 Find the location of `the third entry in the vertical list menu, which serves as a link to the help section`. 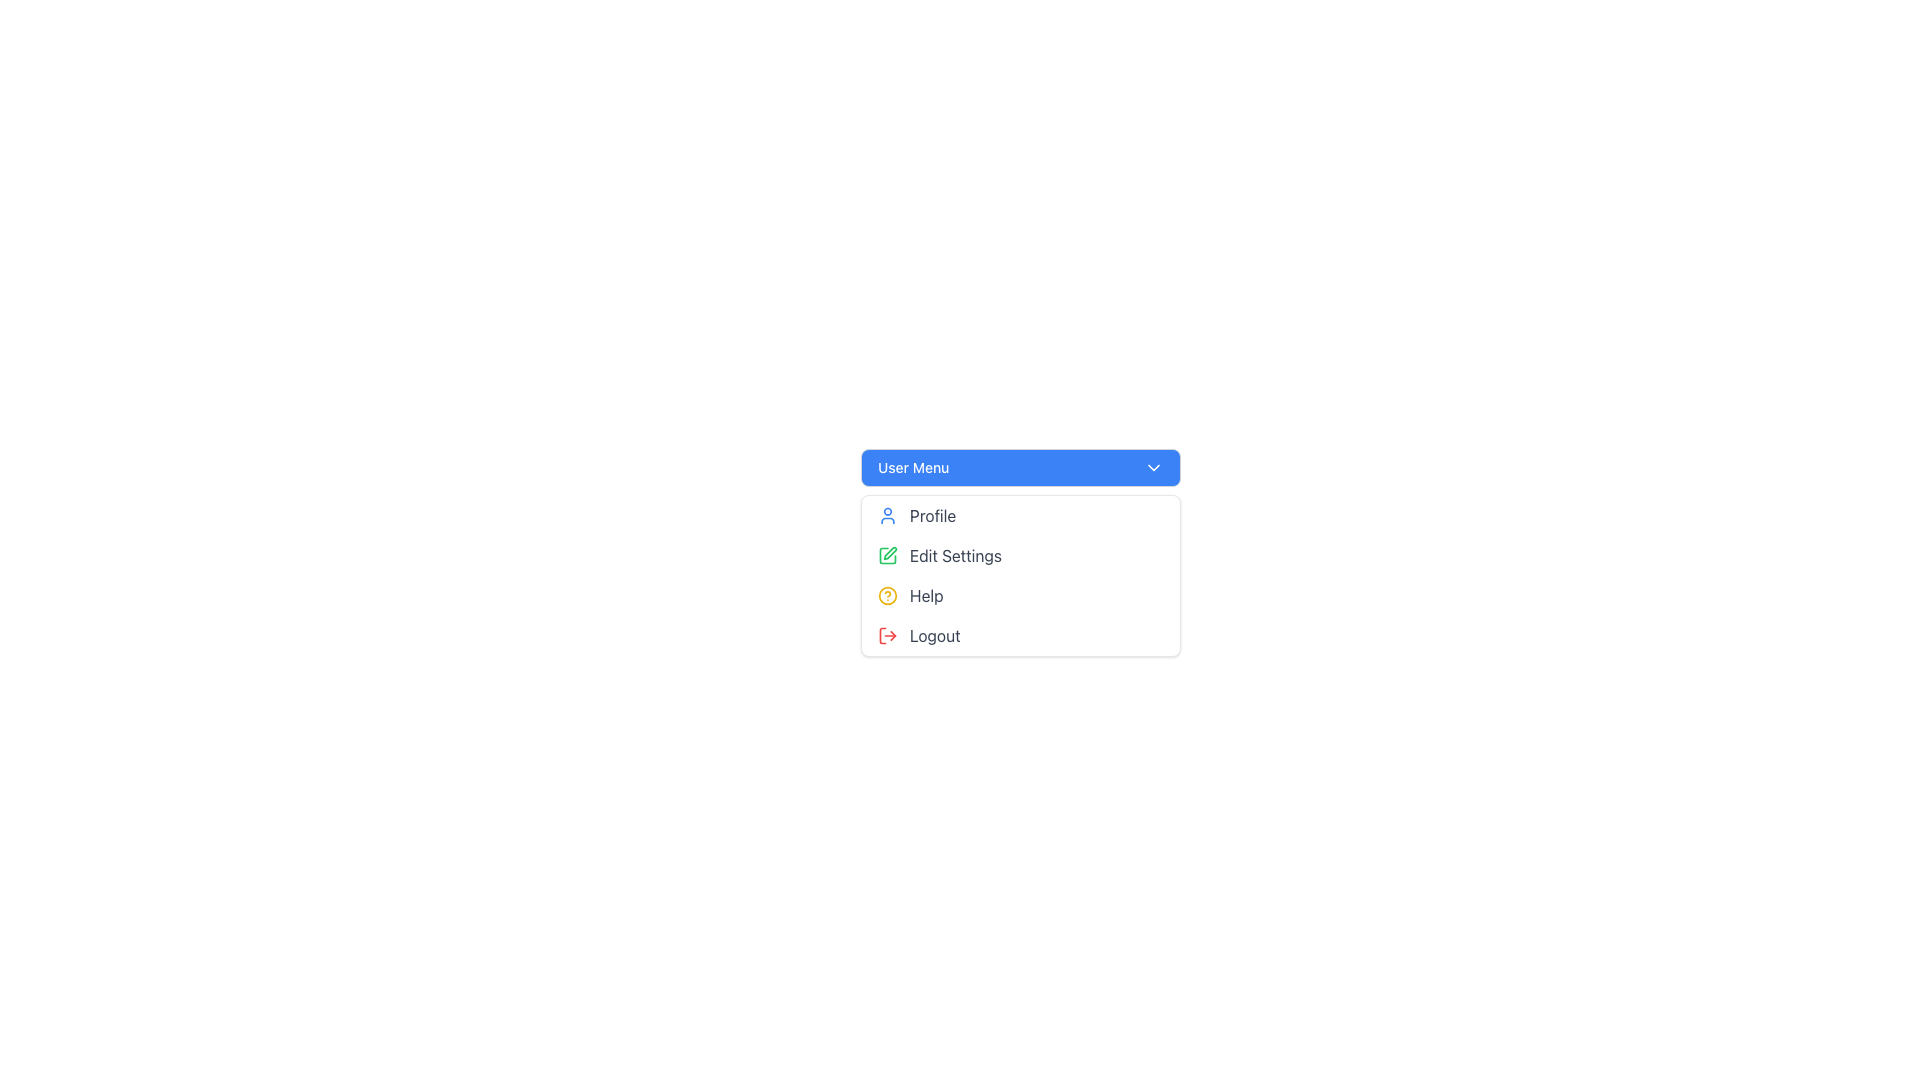

the third entry in the vertical list menu, which serves as a link to the help section is located at coordinates (1021, 595).